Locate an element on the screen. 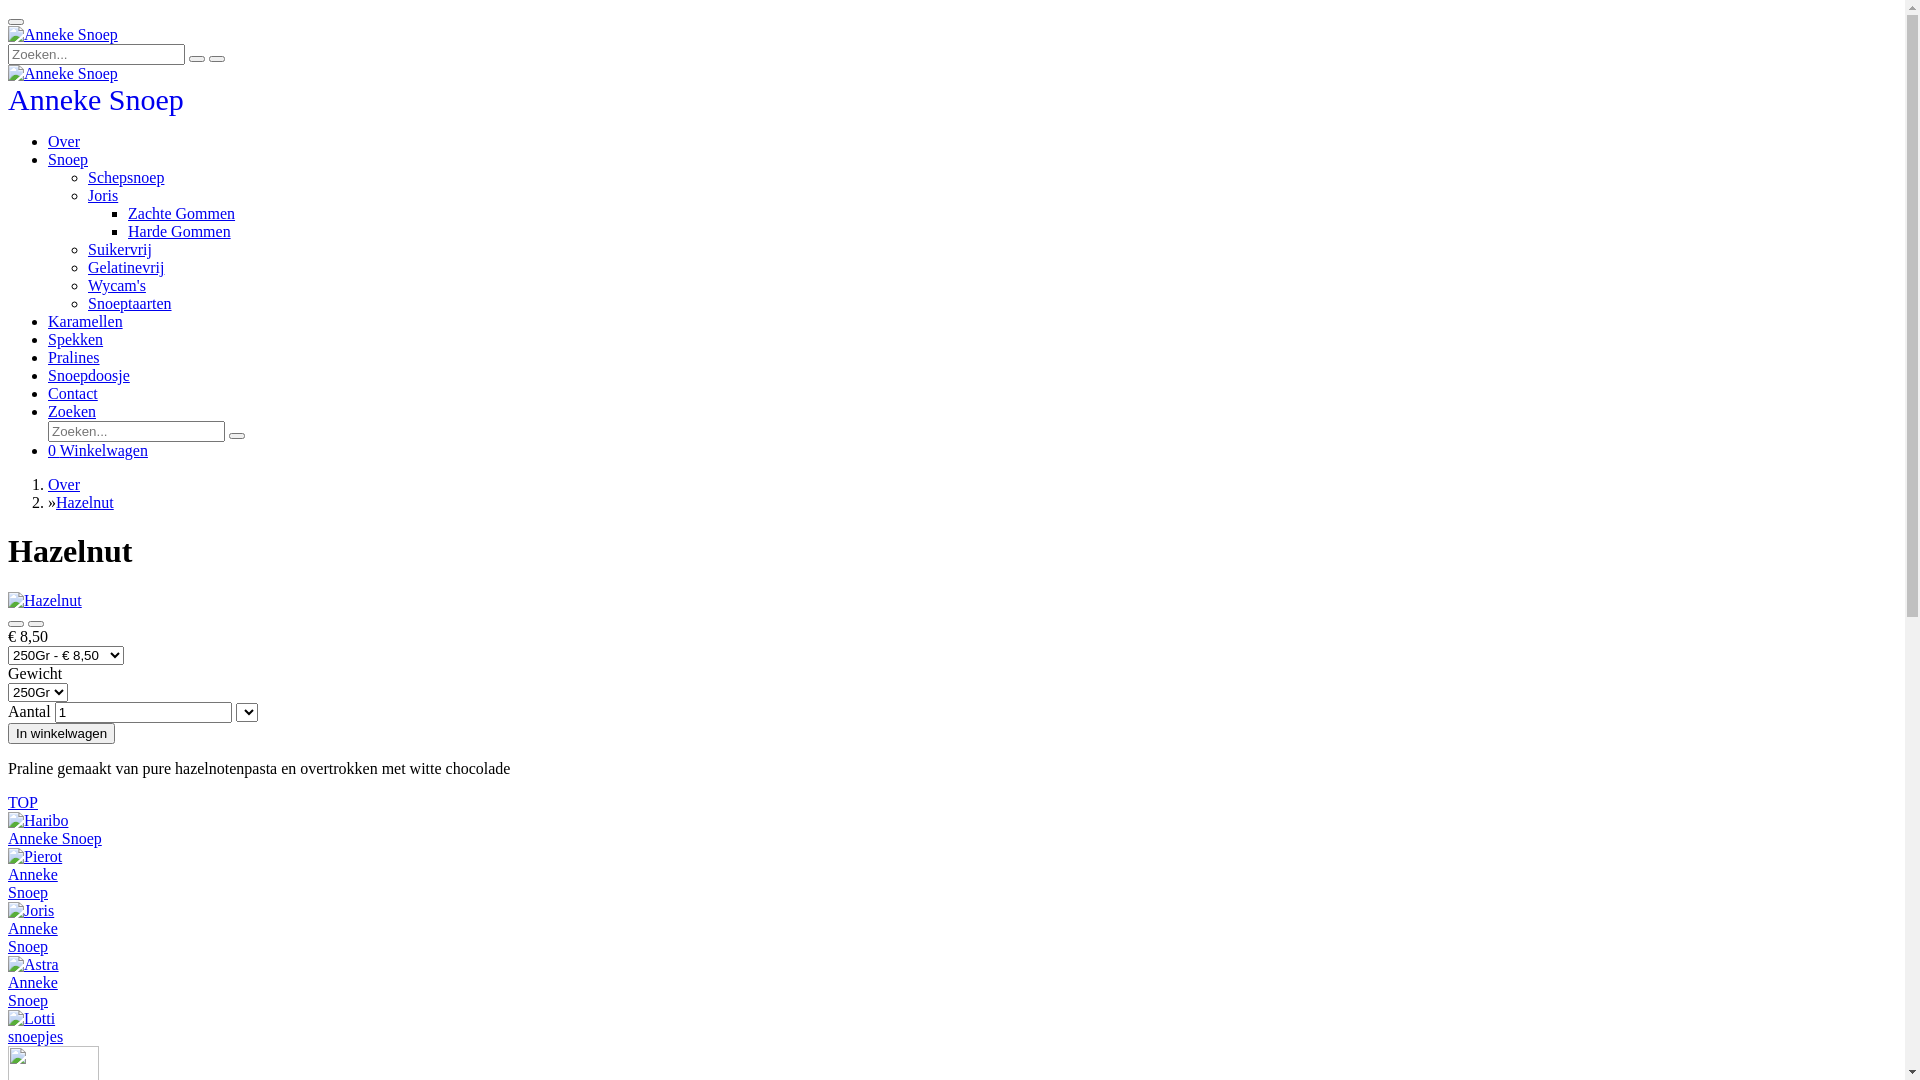 The height and width of the screenshot is (1080, 1920). 'Harde Gommen' is located at coordinates (127, 230).